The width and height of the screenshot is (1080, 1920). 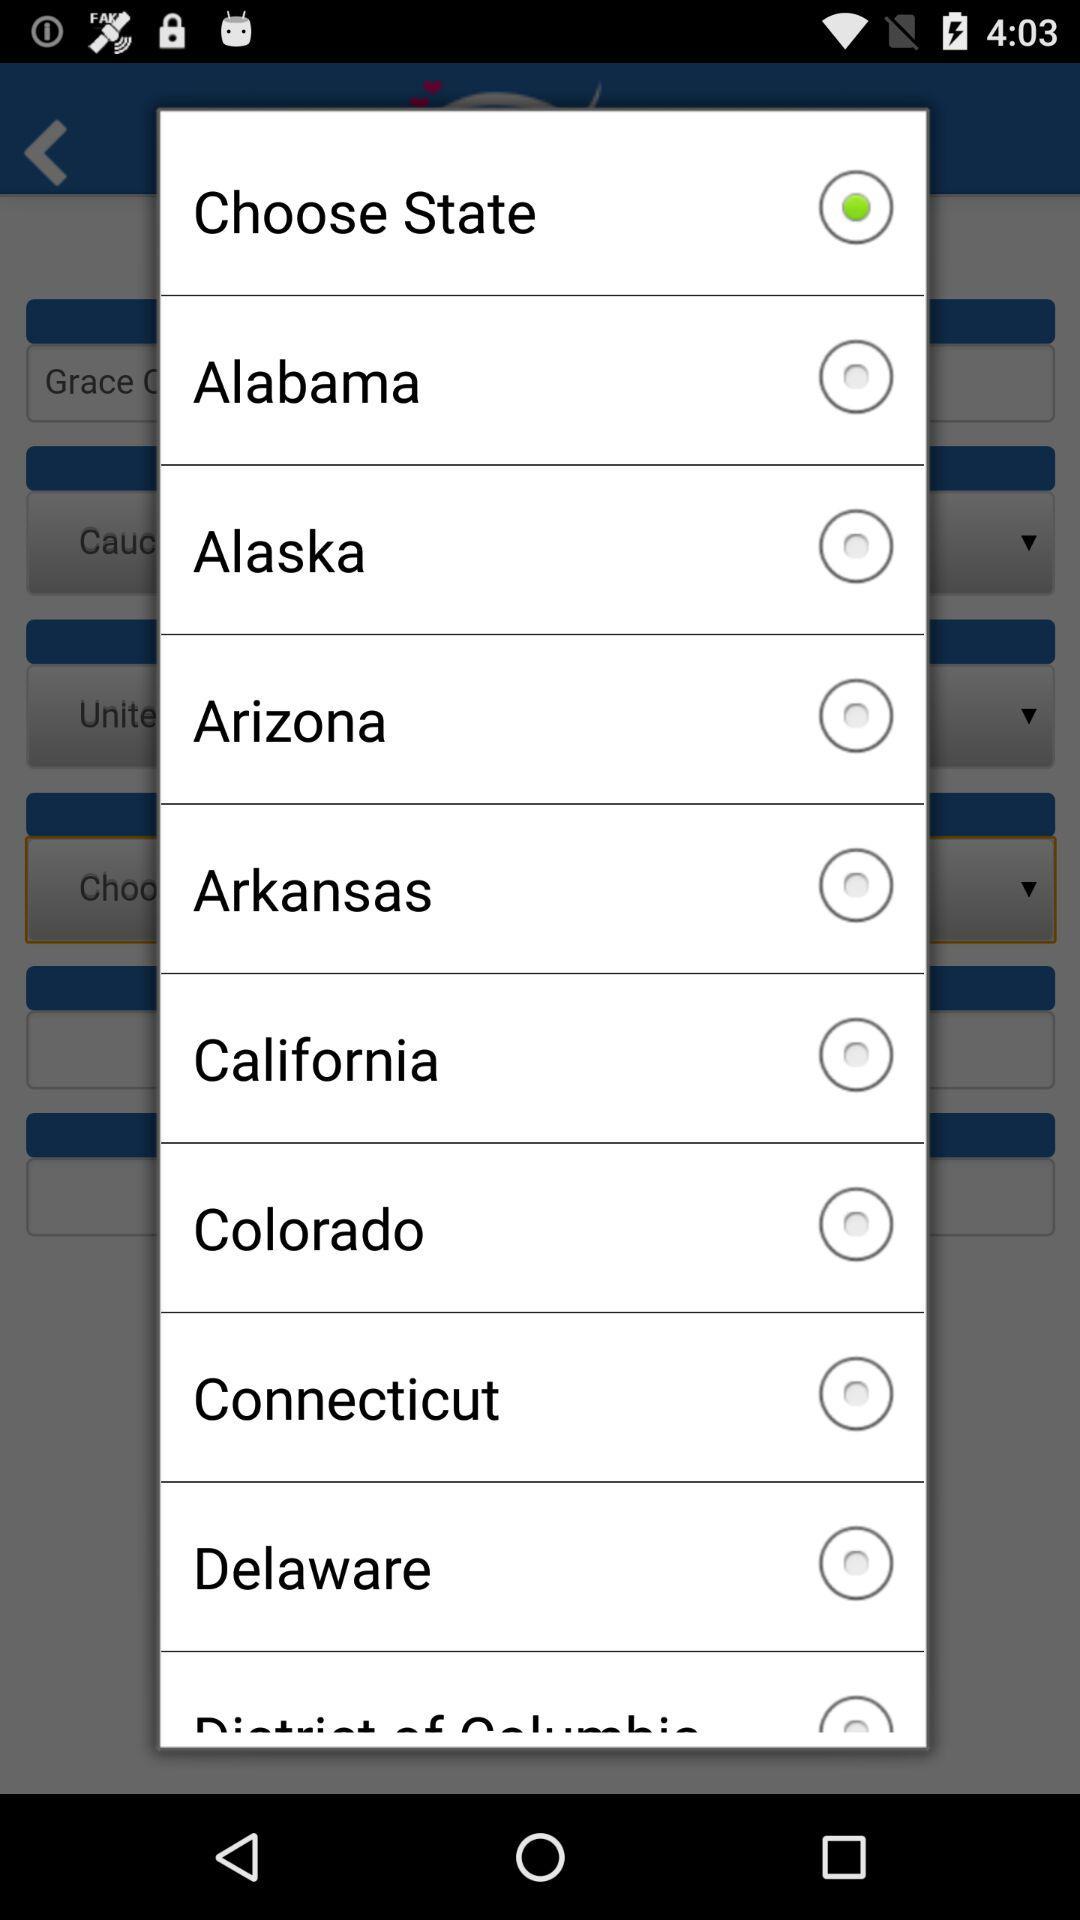 I want to click on checkbox above the colorado item, so click(x=542, y=1057).